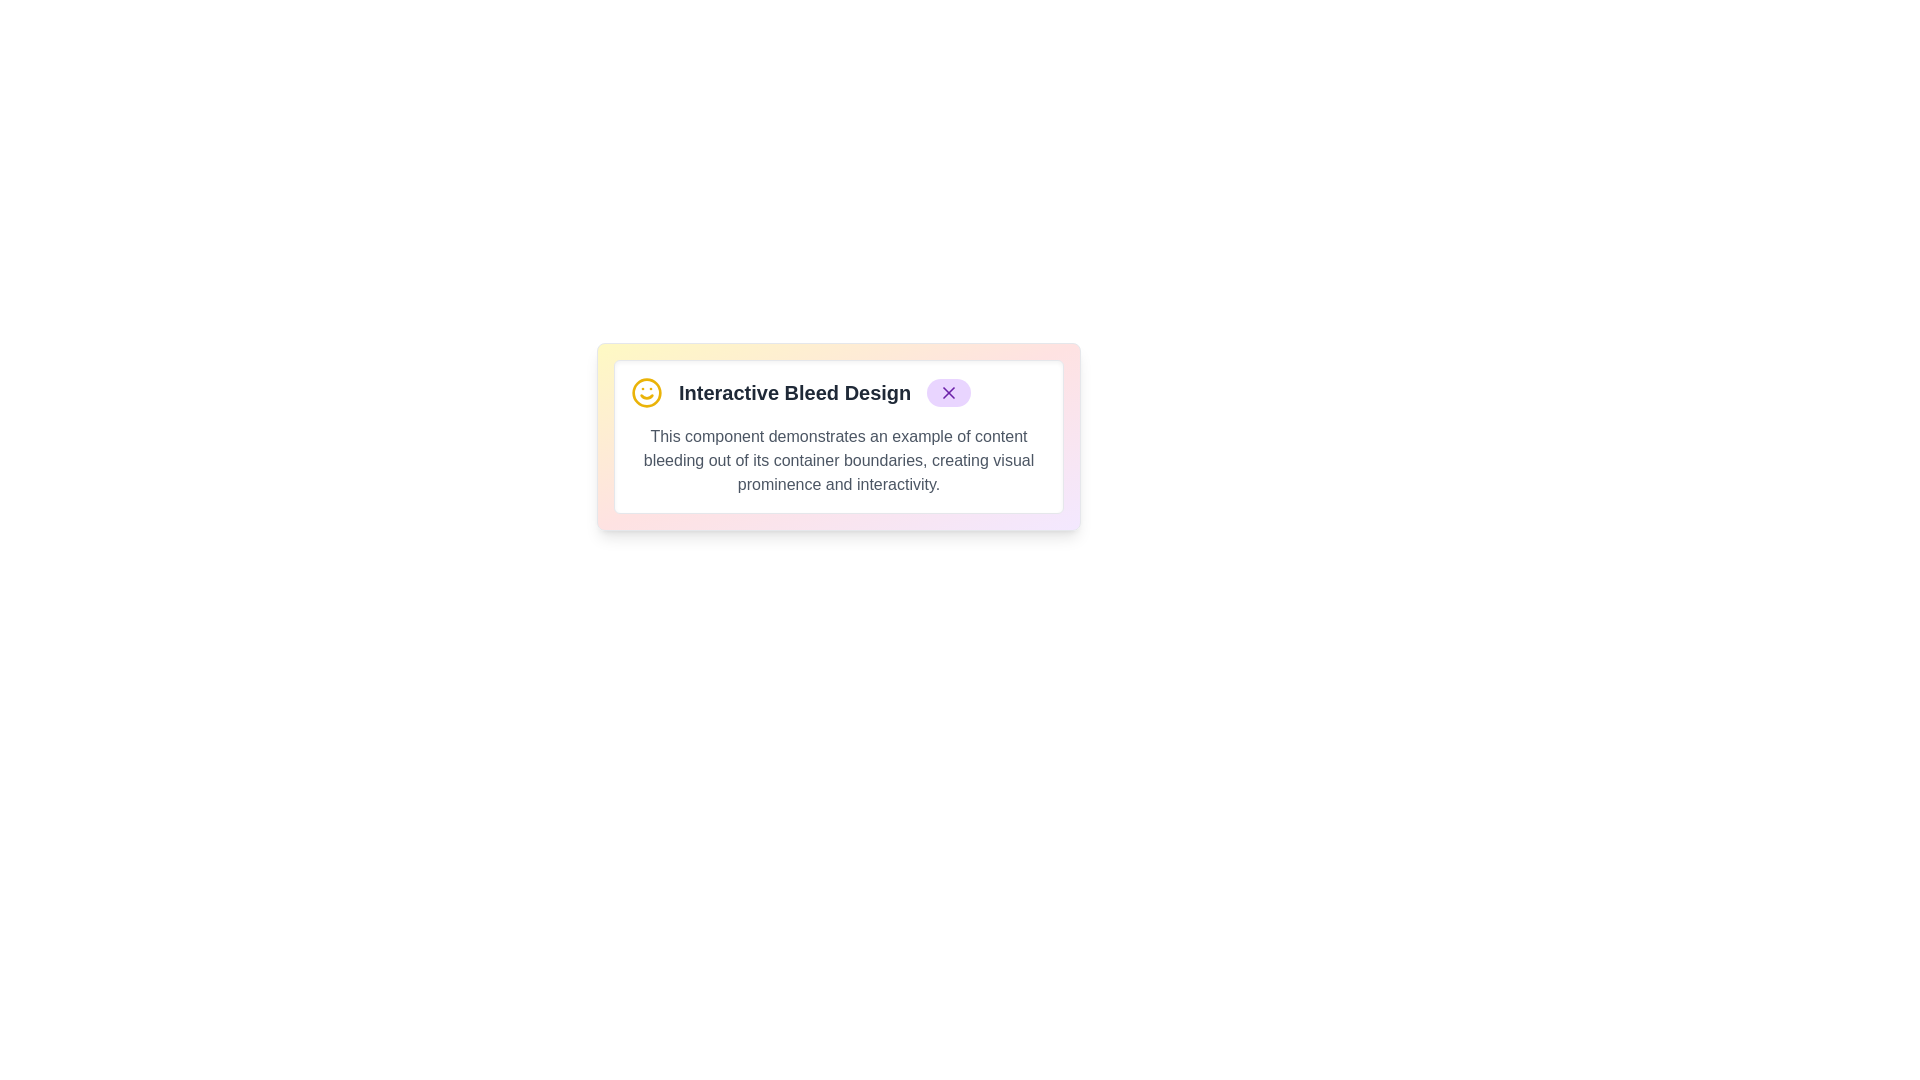 The height and width of the screenshot is (1080, 1920). Describe the element at coordinates (948, 393) in the screenshot. I see `the close icon located in the upper-right corner of the rectangular box` at that location.